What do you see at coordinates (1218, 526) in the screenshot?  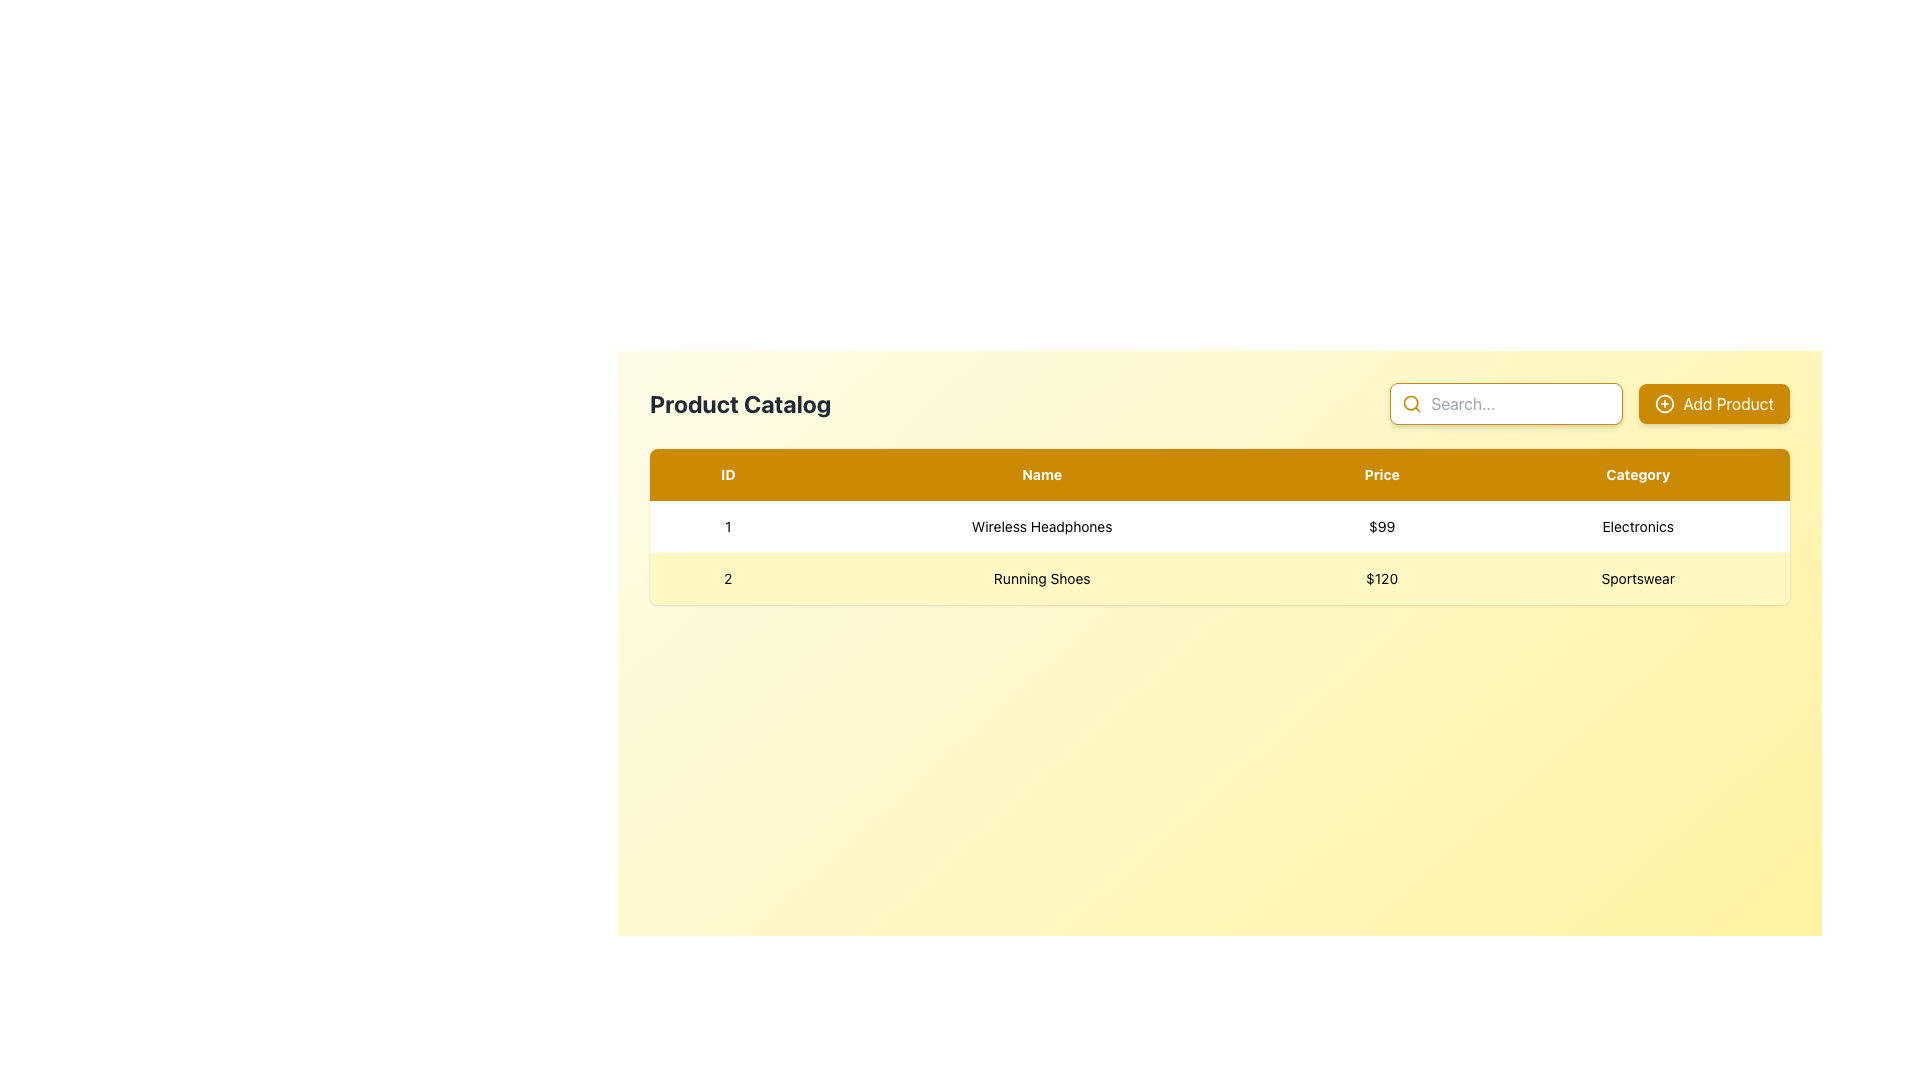 I see `the first row of the product table, which displays 'Wireless Headphones', to interact with the product listing` at bounding box center [1218, 526].